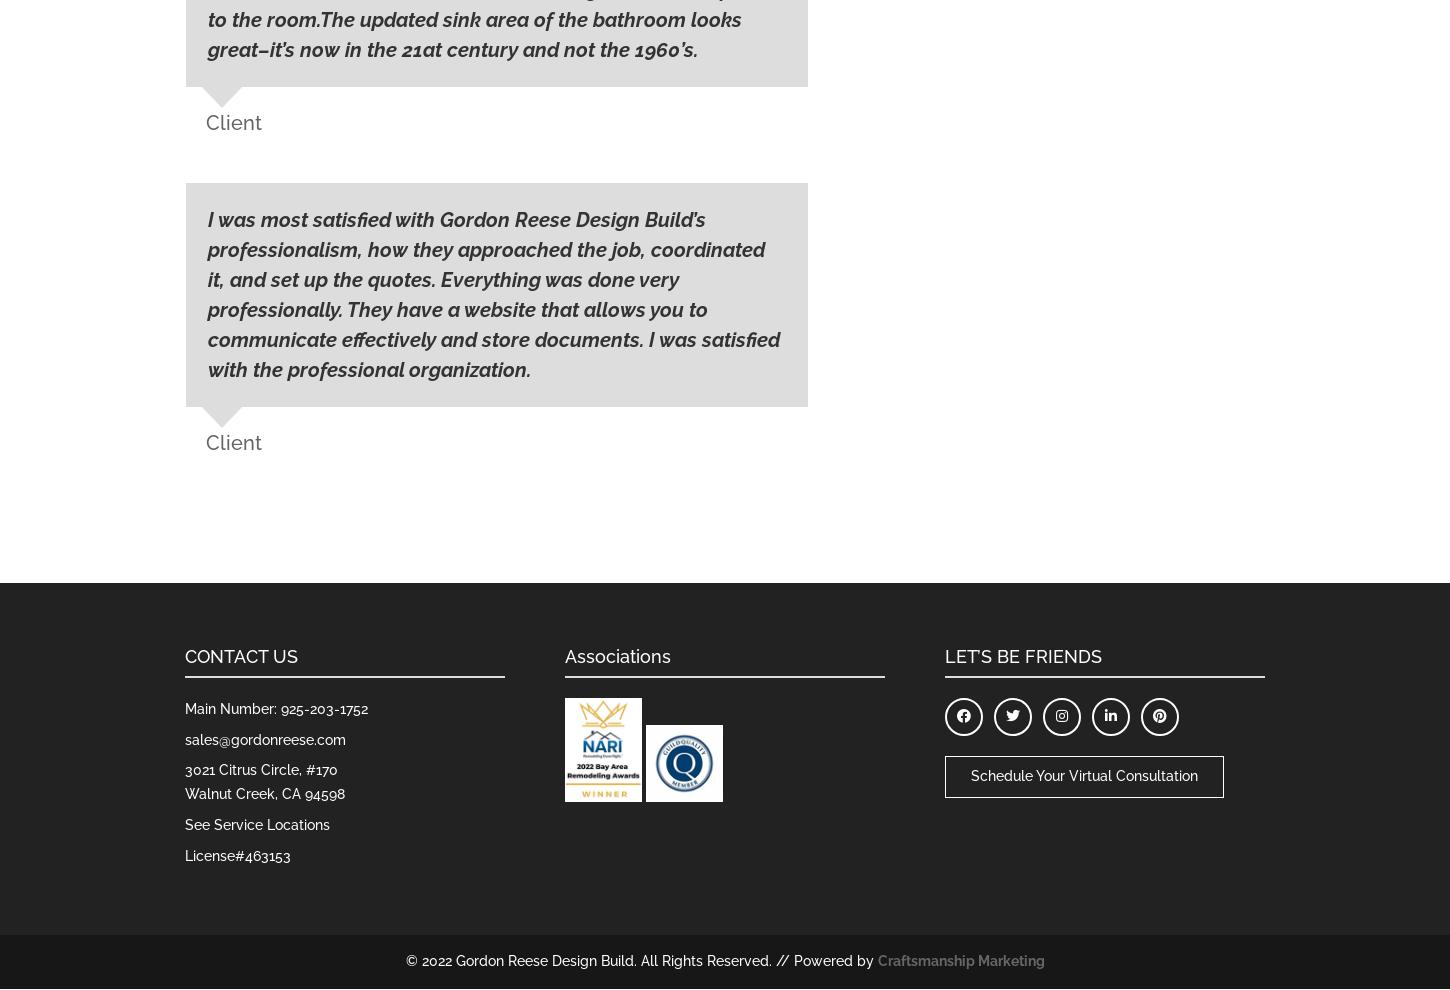  I want to click on 'Craftsmanship Marketing', so click(959, 960).